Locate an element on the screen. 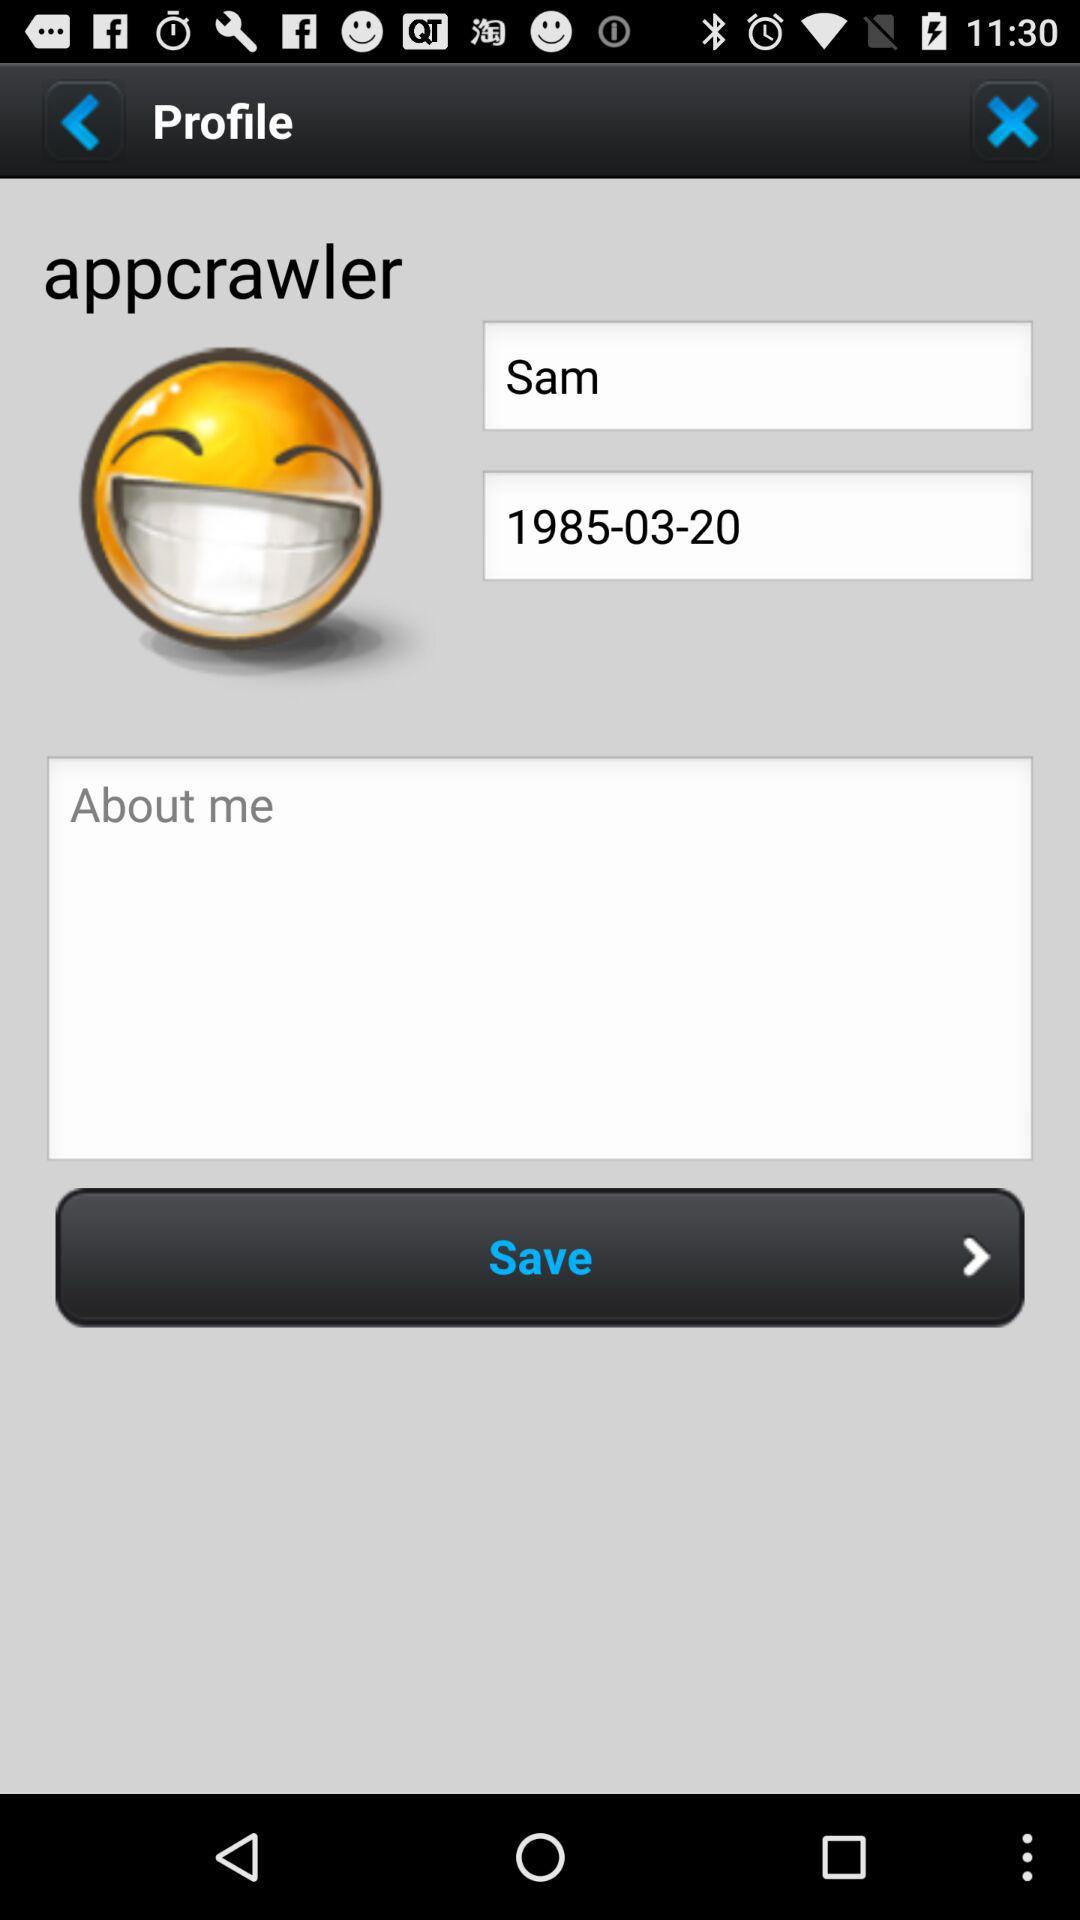 This screenshot has height=1920, width=1080. go close is located at coordinates (1011, 119).